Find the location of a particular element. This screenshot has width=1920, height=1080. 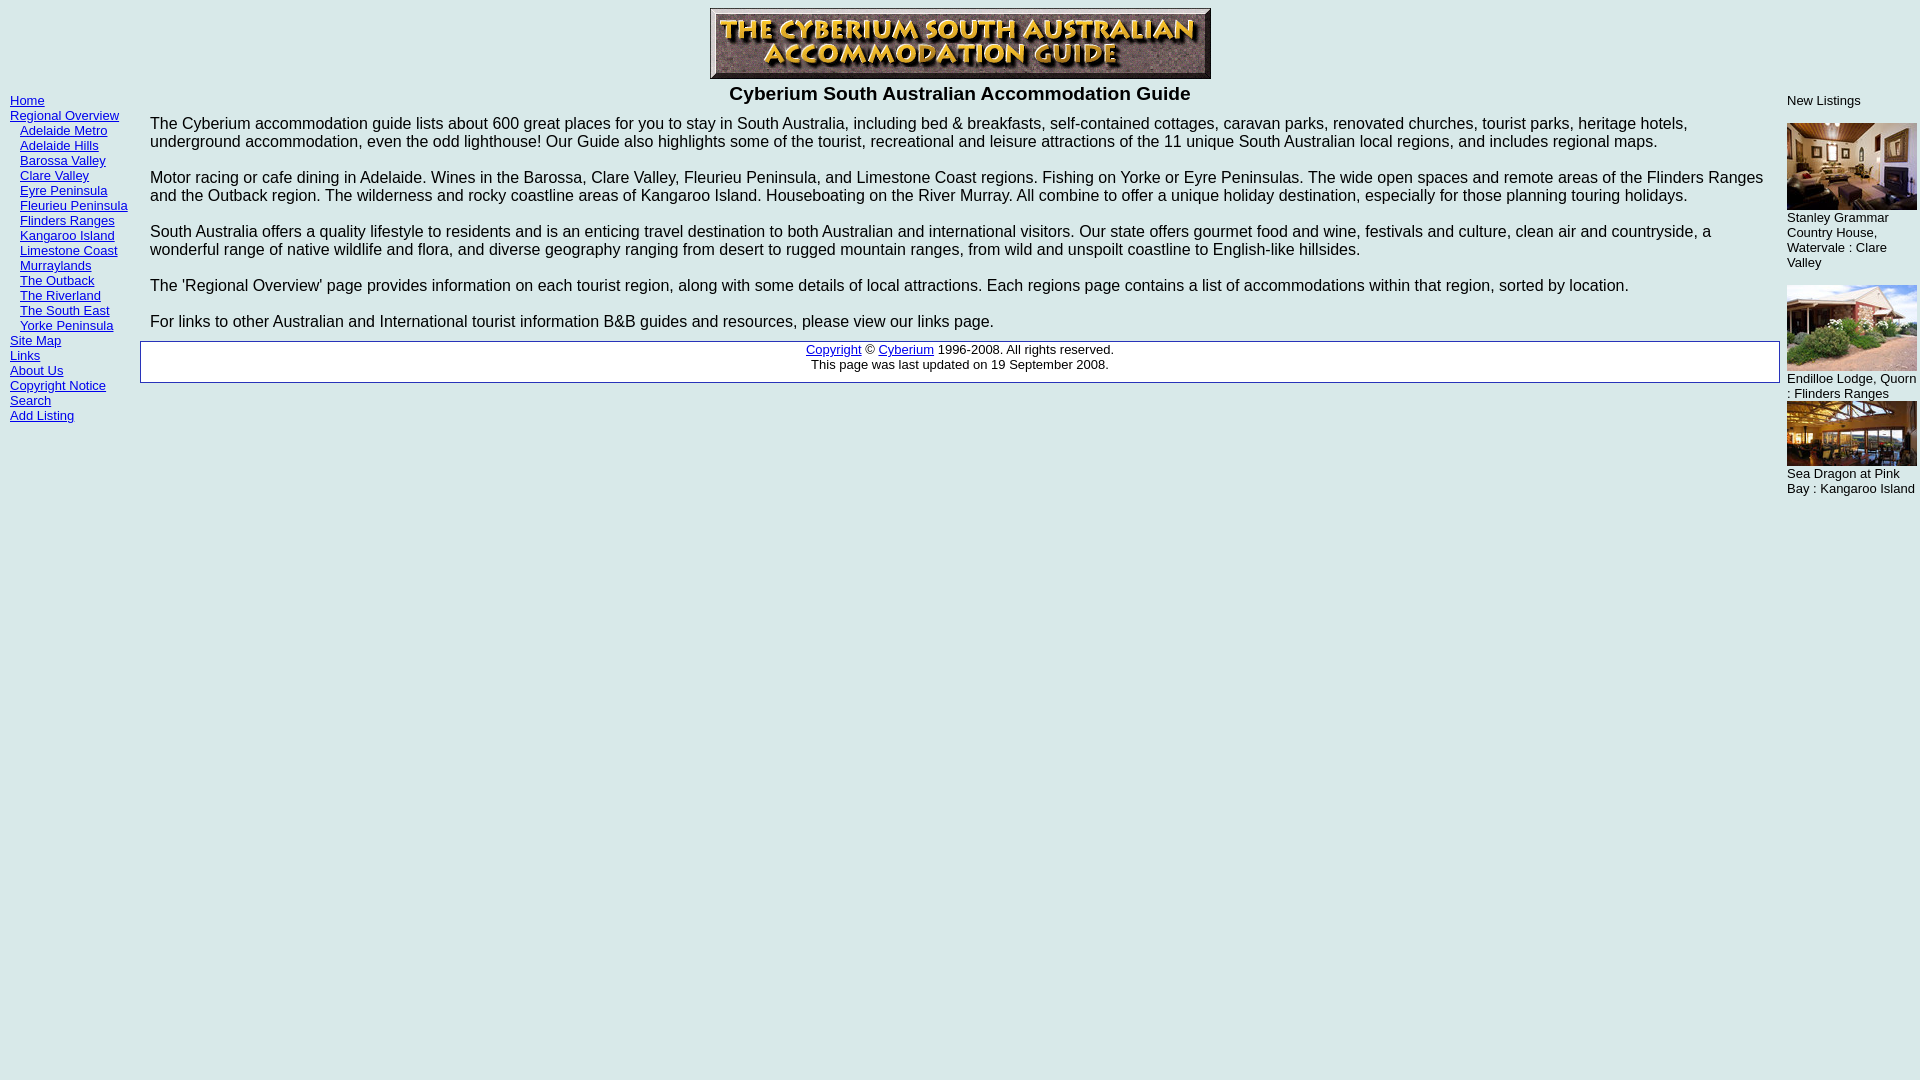

'Adelaide Hills' is located at coordinates (19, 144).